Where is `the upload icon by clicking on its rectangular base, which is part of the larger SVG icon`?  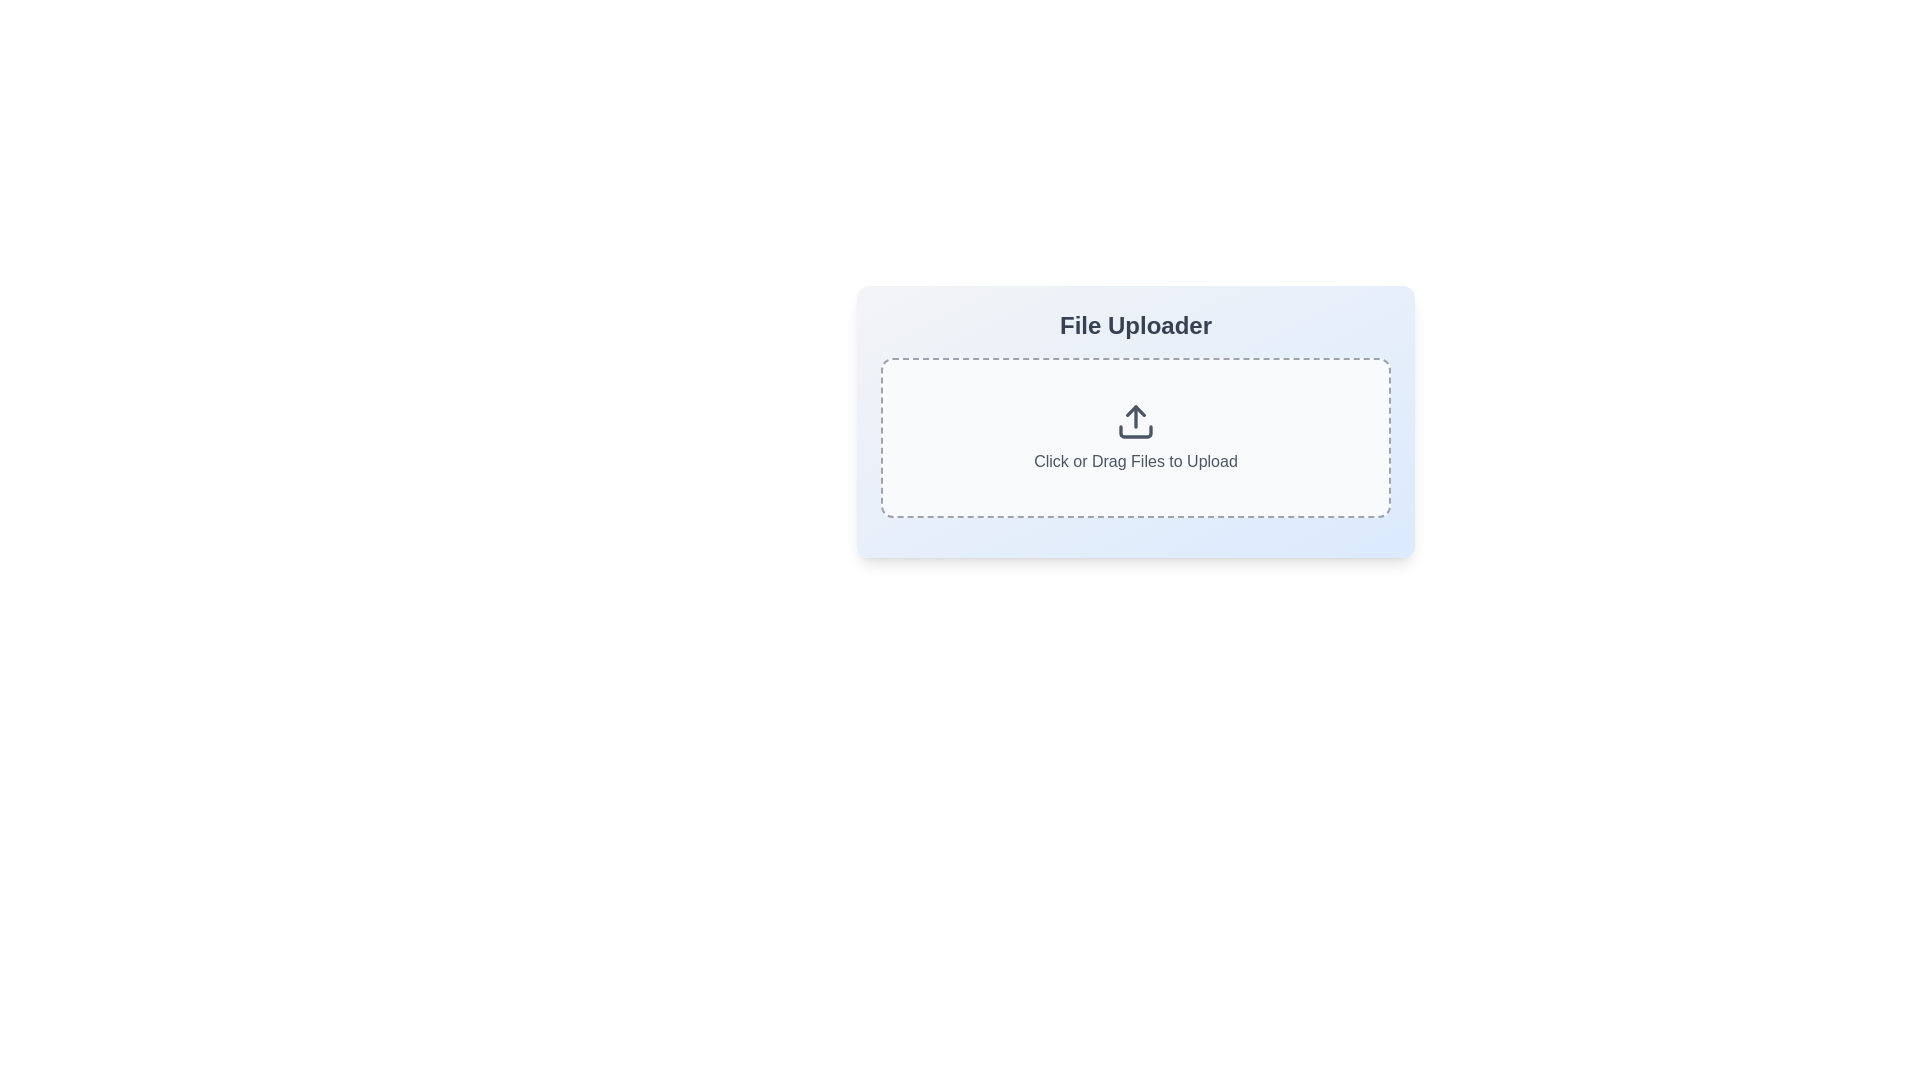 the upload icon by clicking on its rectangular base, which is part of the larger SVG icon is located at coordinates (1136, 431).